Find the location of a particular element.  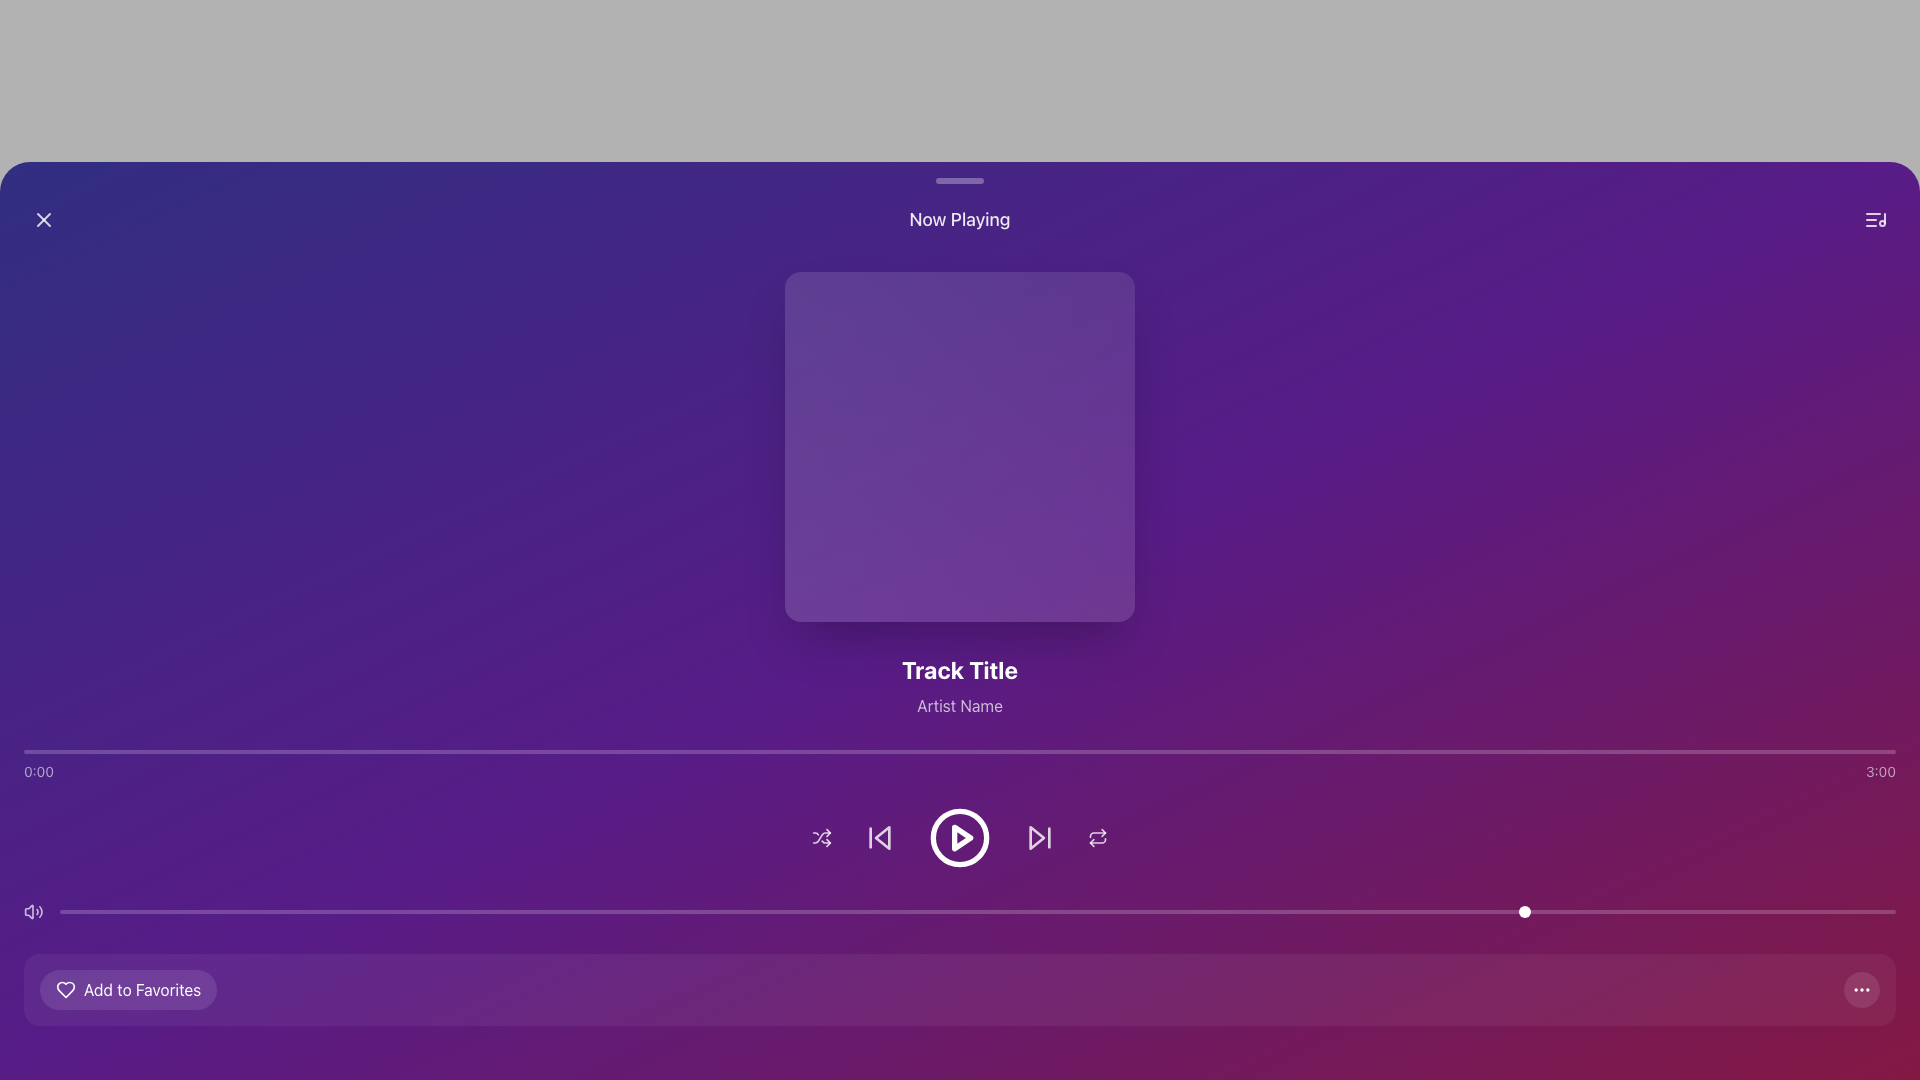

the circular play button with a white border and a purple background to play or pause the track is located at coordinates (960, 837).